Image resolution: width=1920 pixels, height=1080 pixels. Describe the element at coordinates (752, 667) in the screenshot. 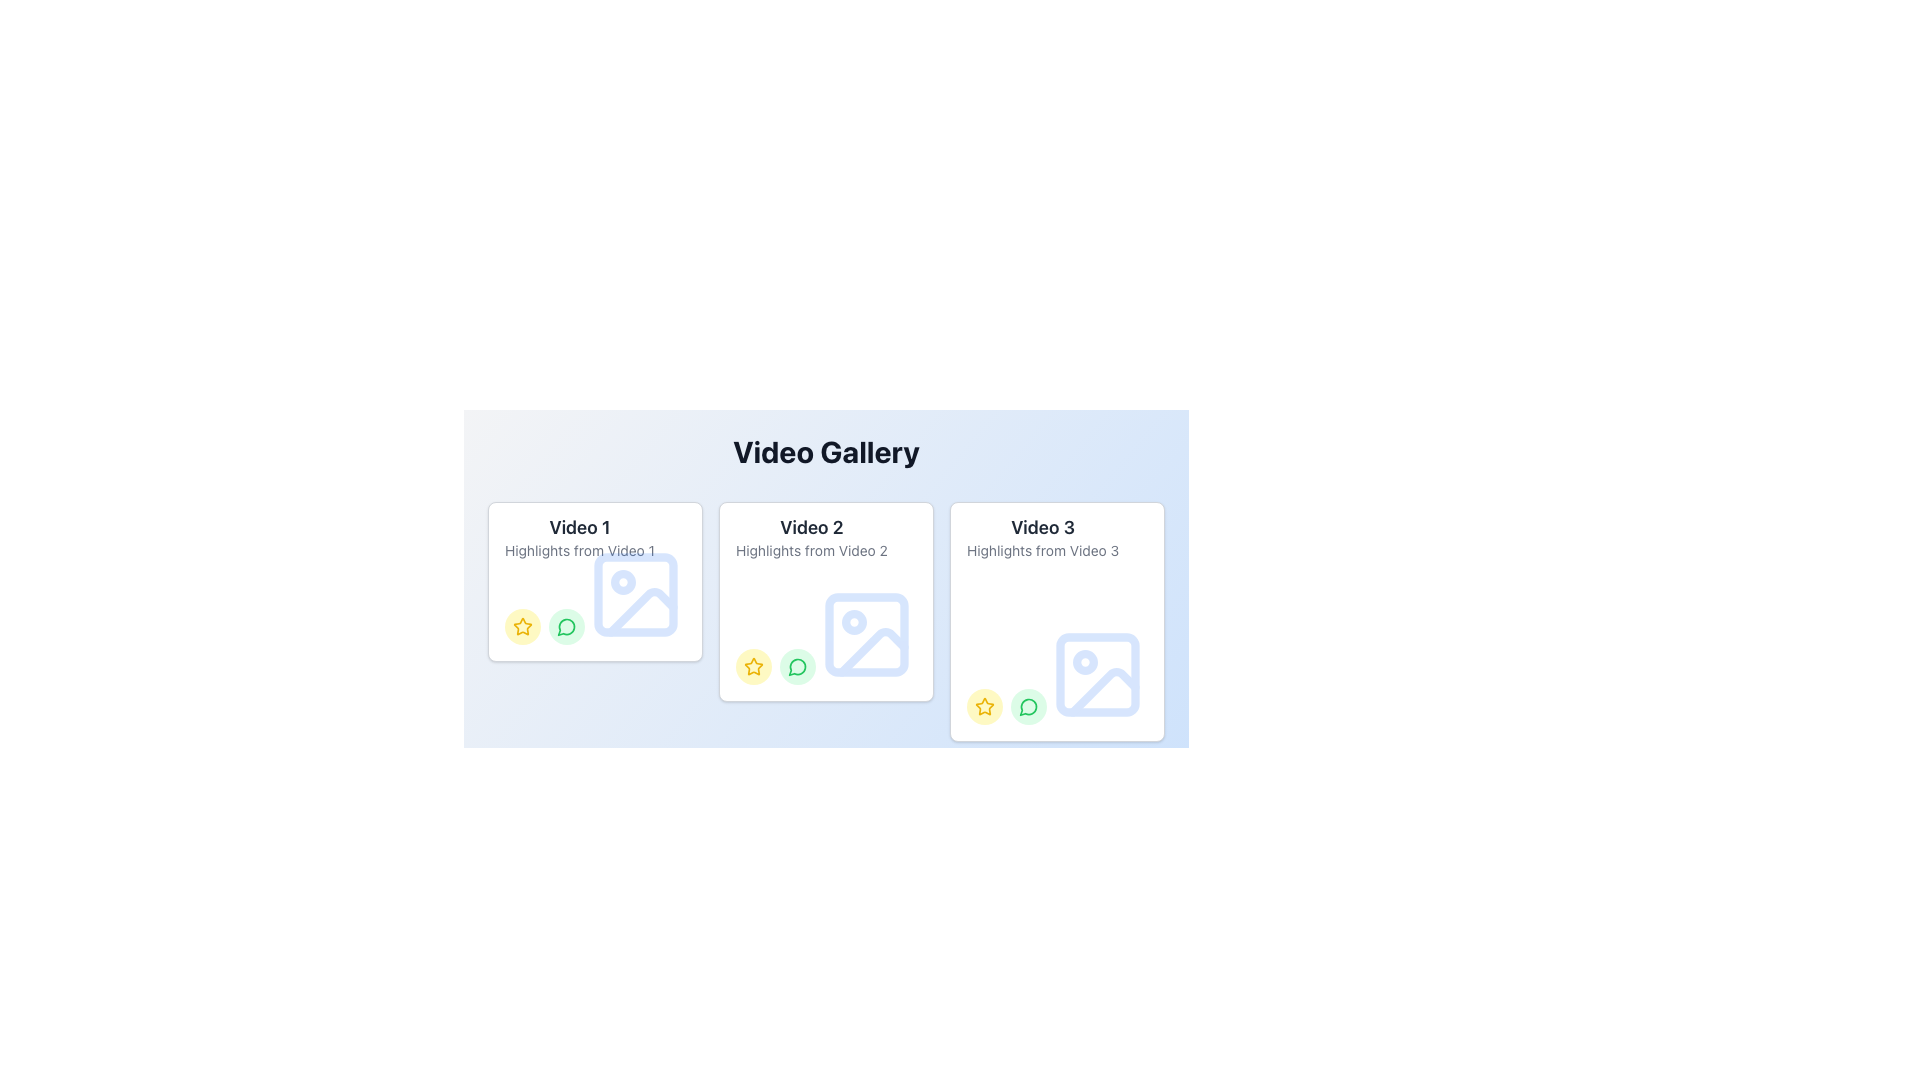

I see `the favorite button located at the bottom-left of the second video card titled 'Video 2' in the 'Video Gallery' interface` at that location.